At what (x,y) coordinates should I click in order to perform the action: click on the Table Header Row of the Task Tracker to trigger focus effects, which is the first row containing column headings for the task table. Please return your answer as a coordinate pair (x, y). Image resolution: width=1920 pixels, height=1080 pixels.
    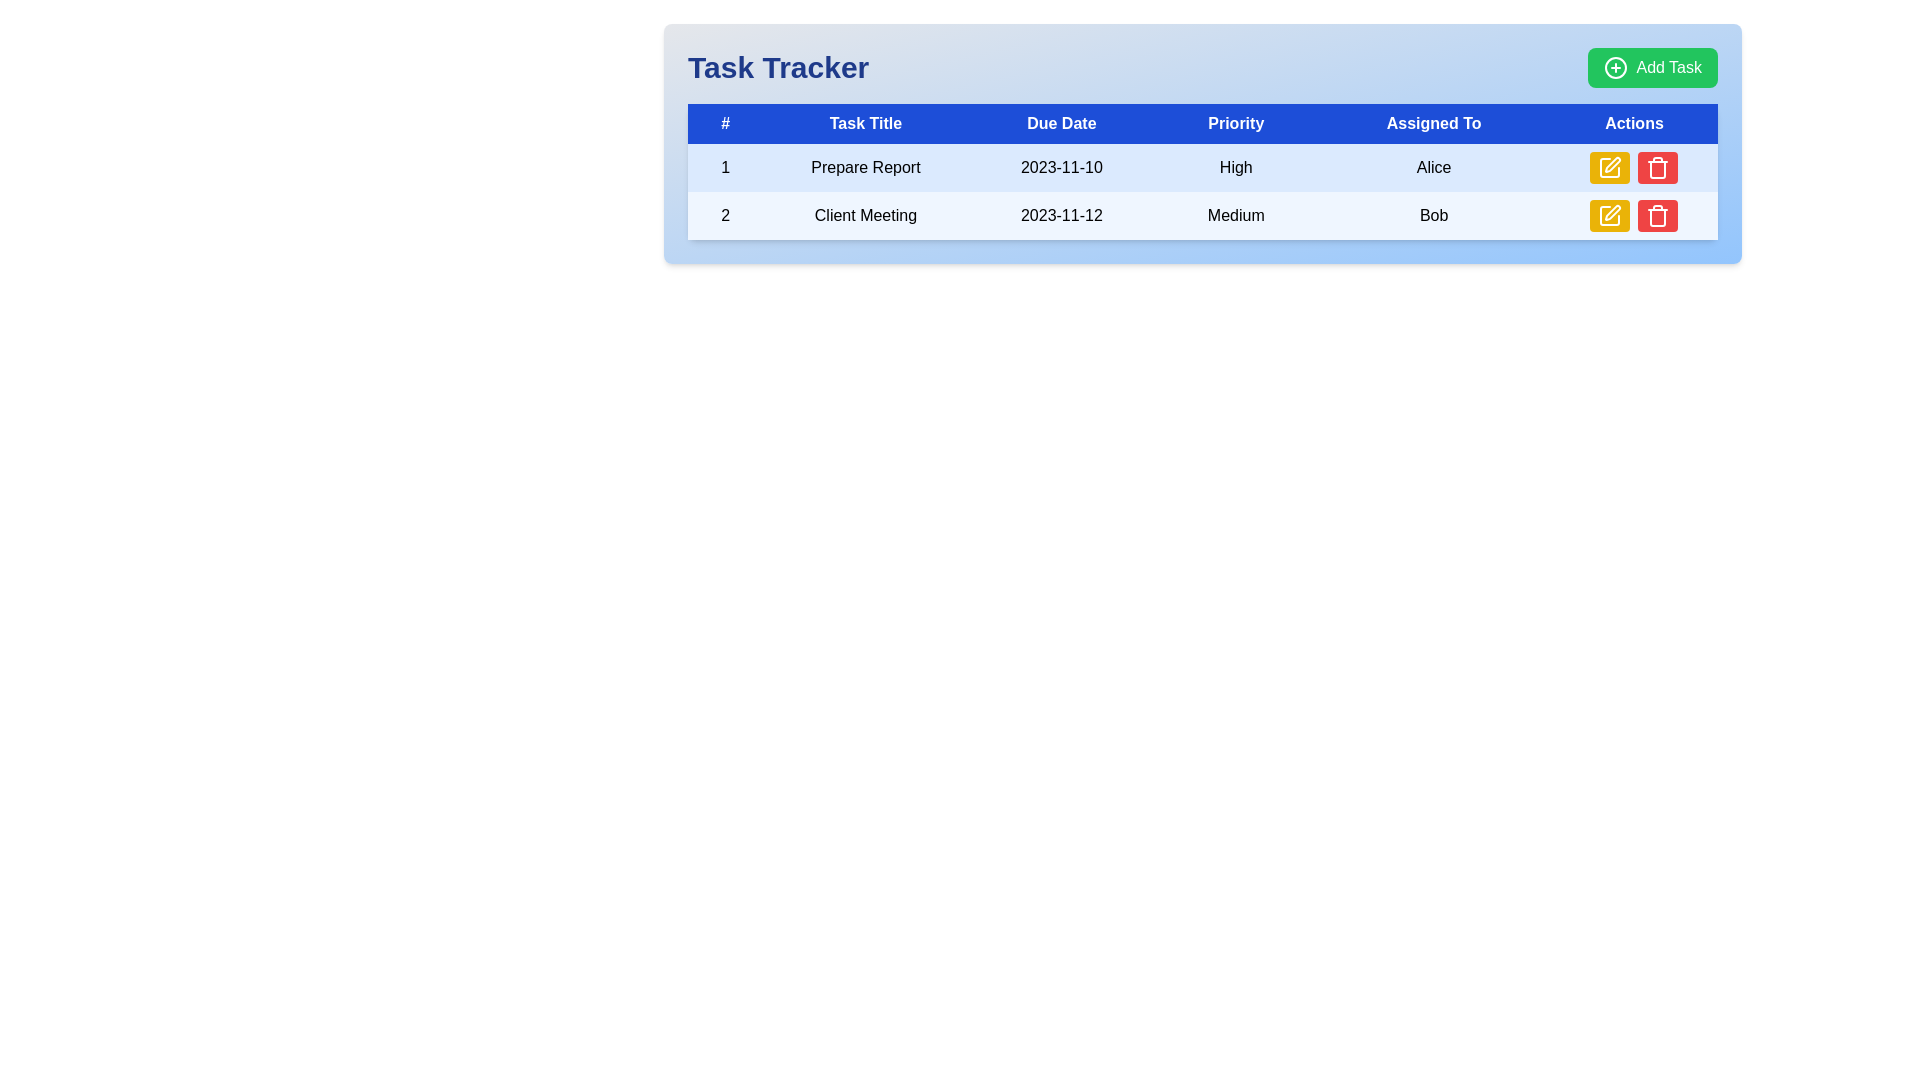
    Looking at the image, I should click on (1202, 123).